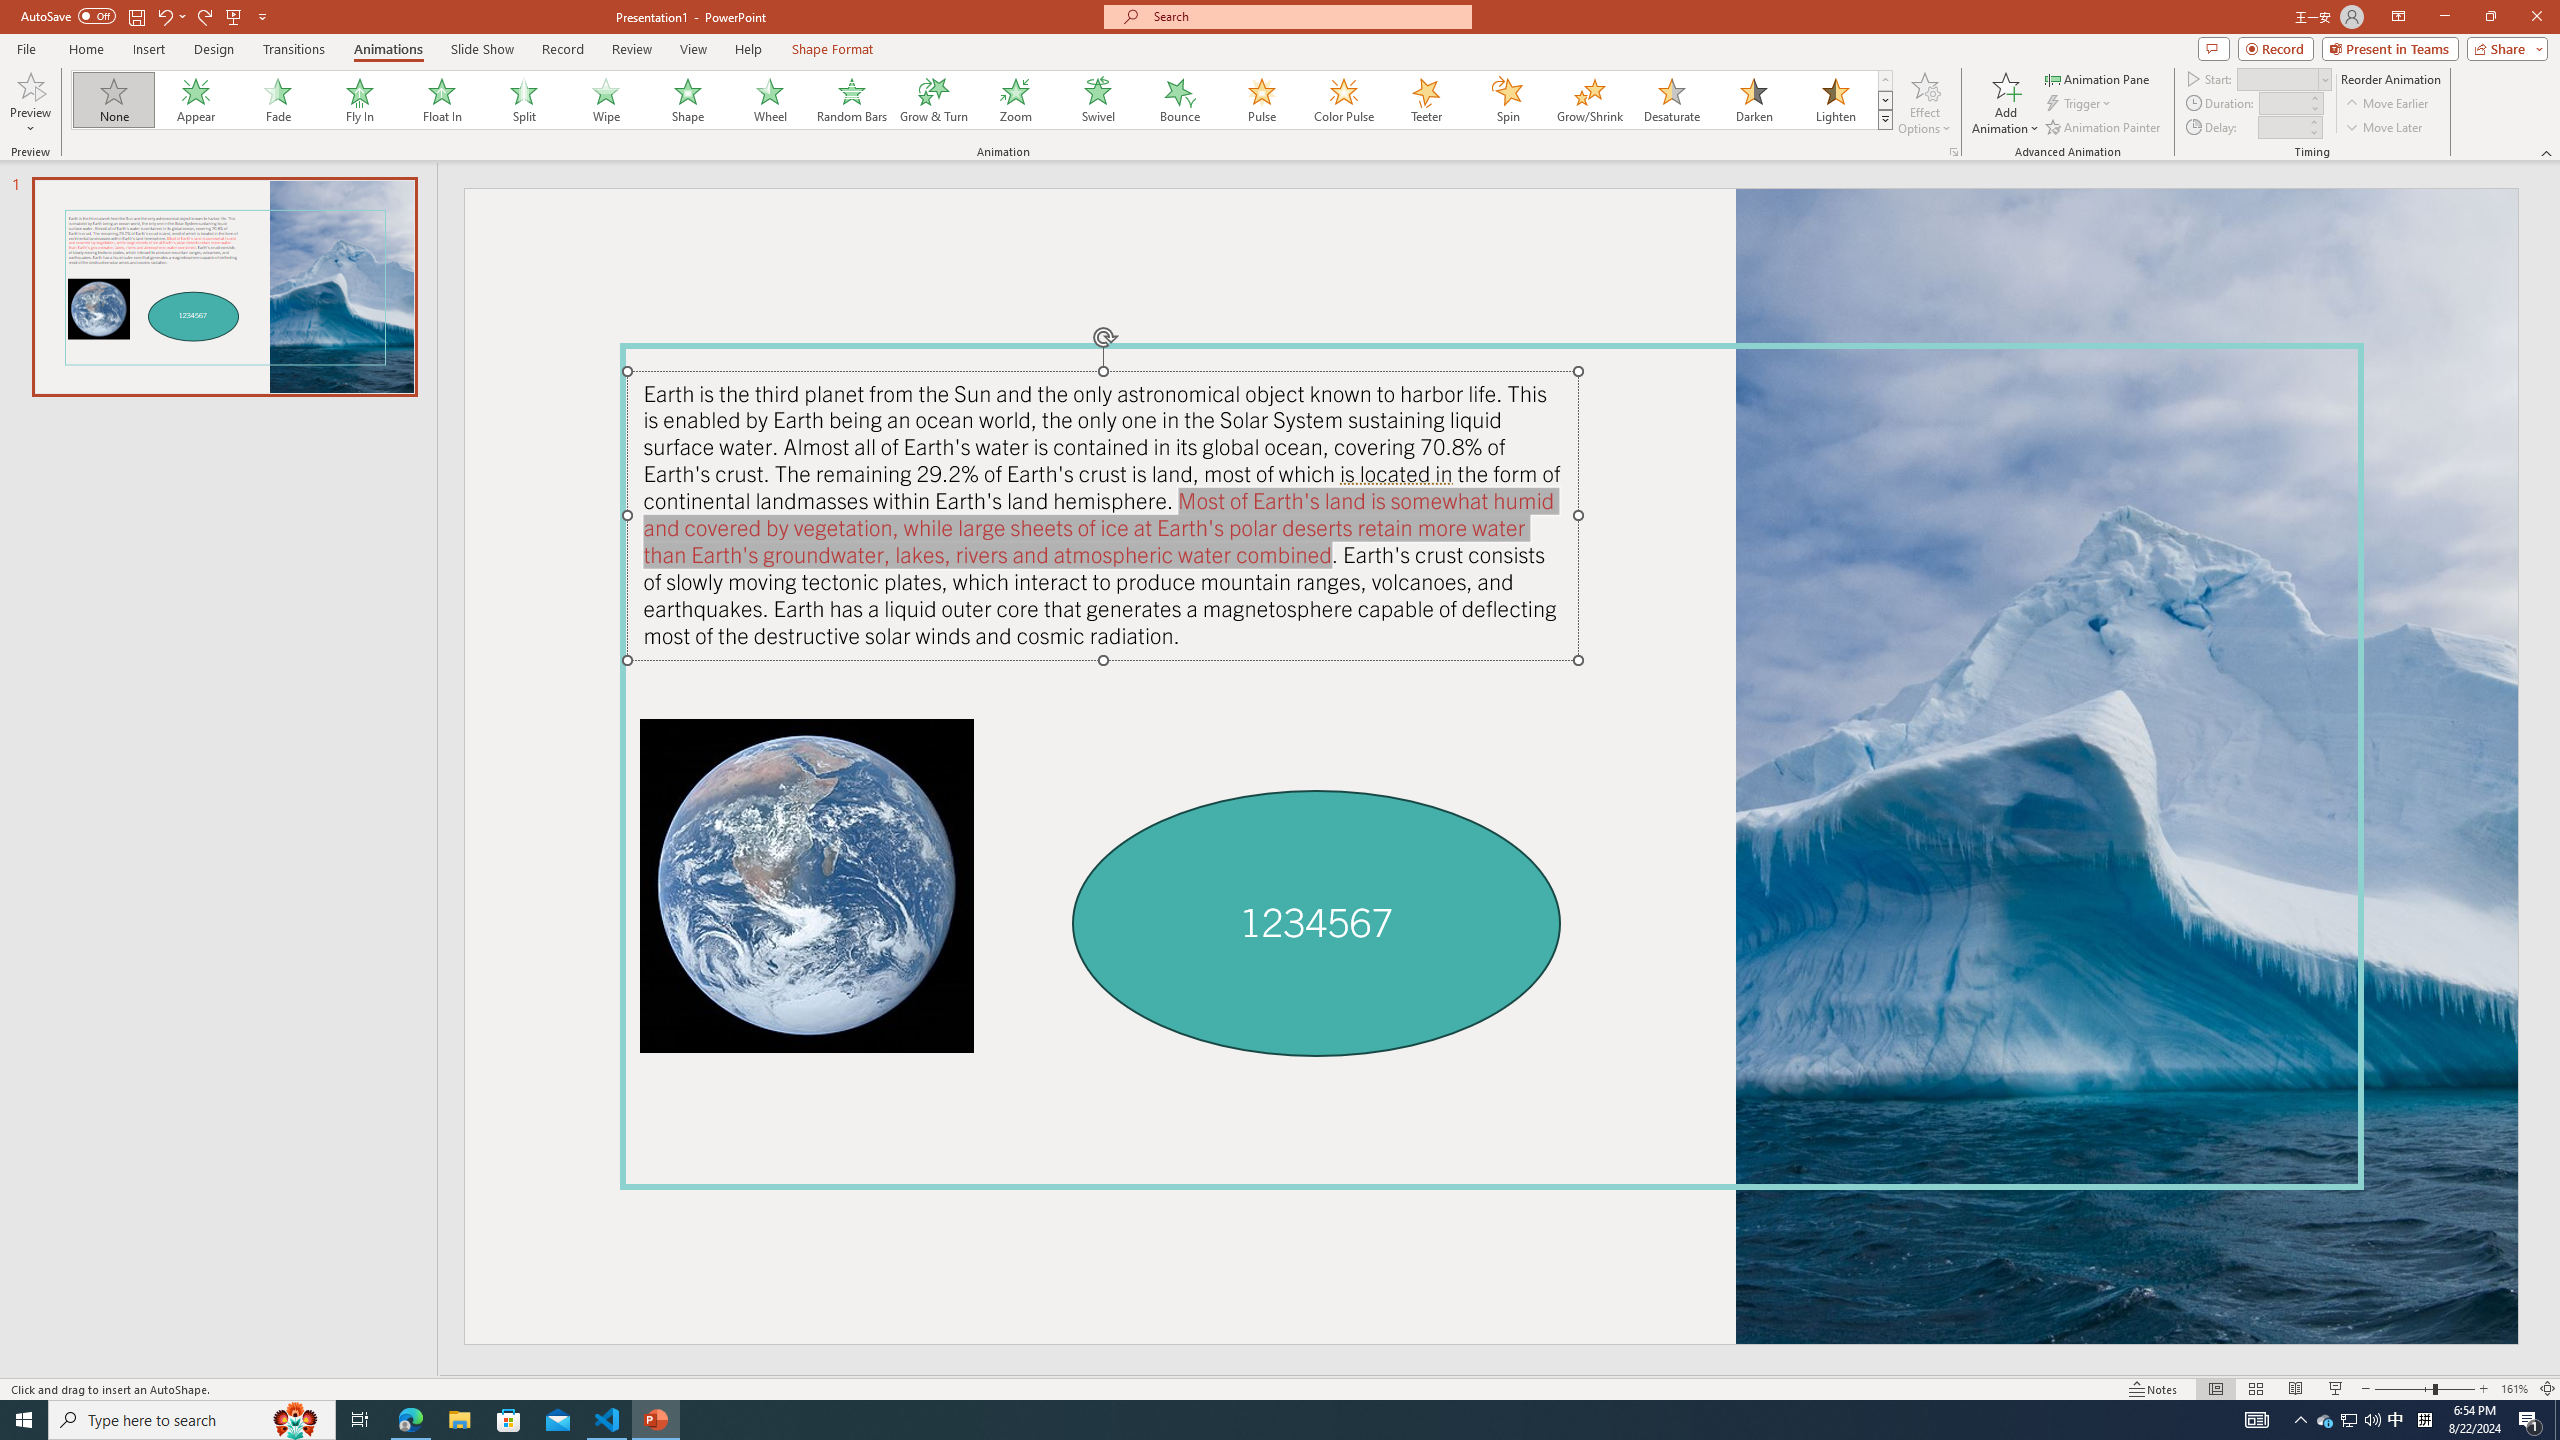  What do you see at coordinates (770, 99) in the screenshot?
I see `'Wheel'` at bounding box center [770, 99].